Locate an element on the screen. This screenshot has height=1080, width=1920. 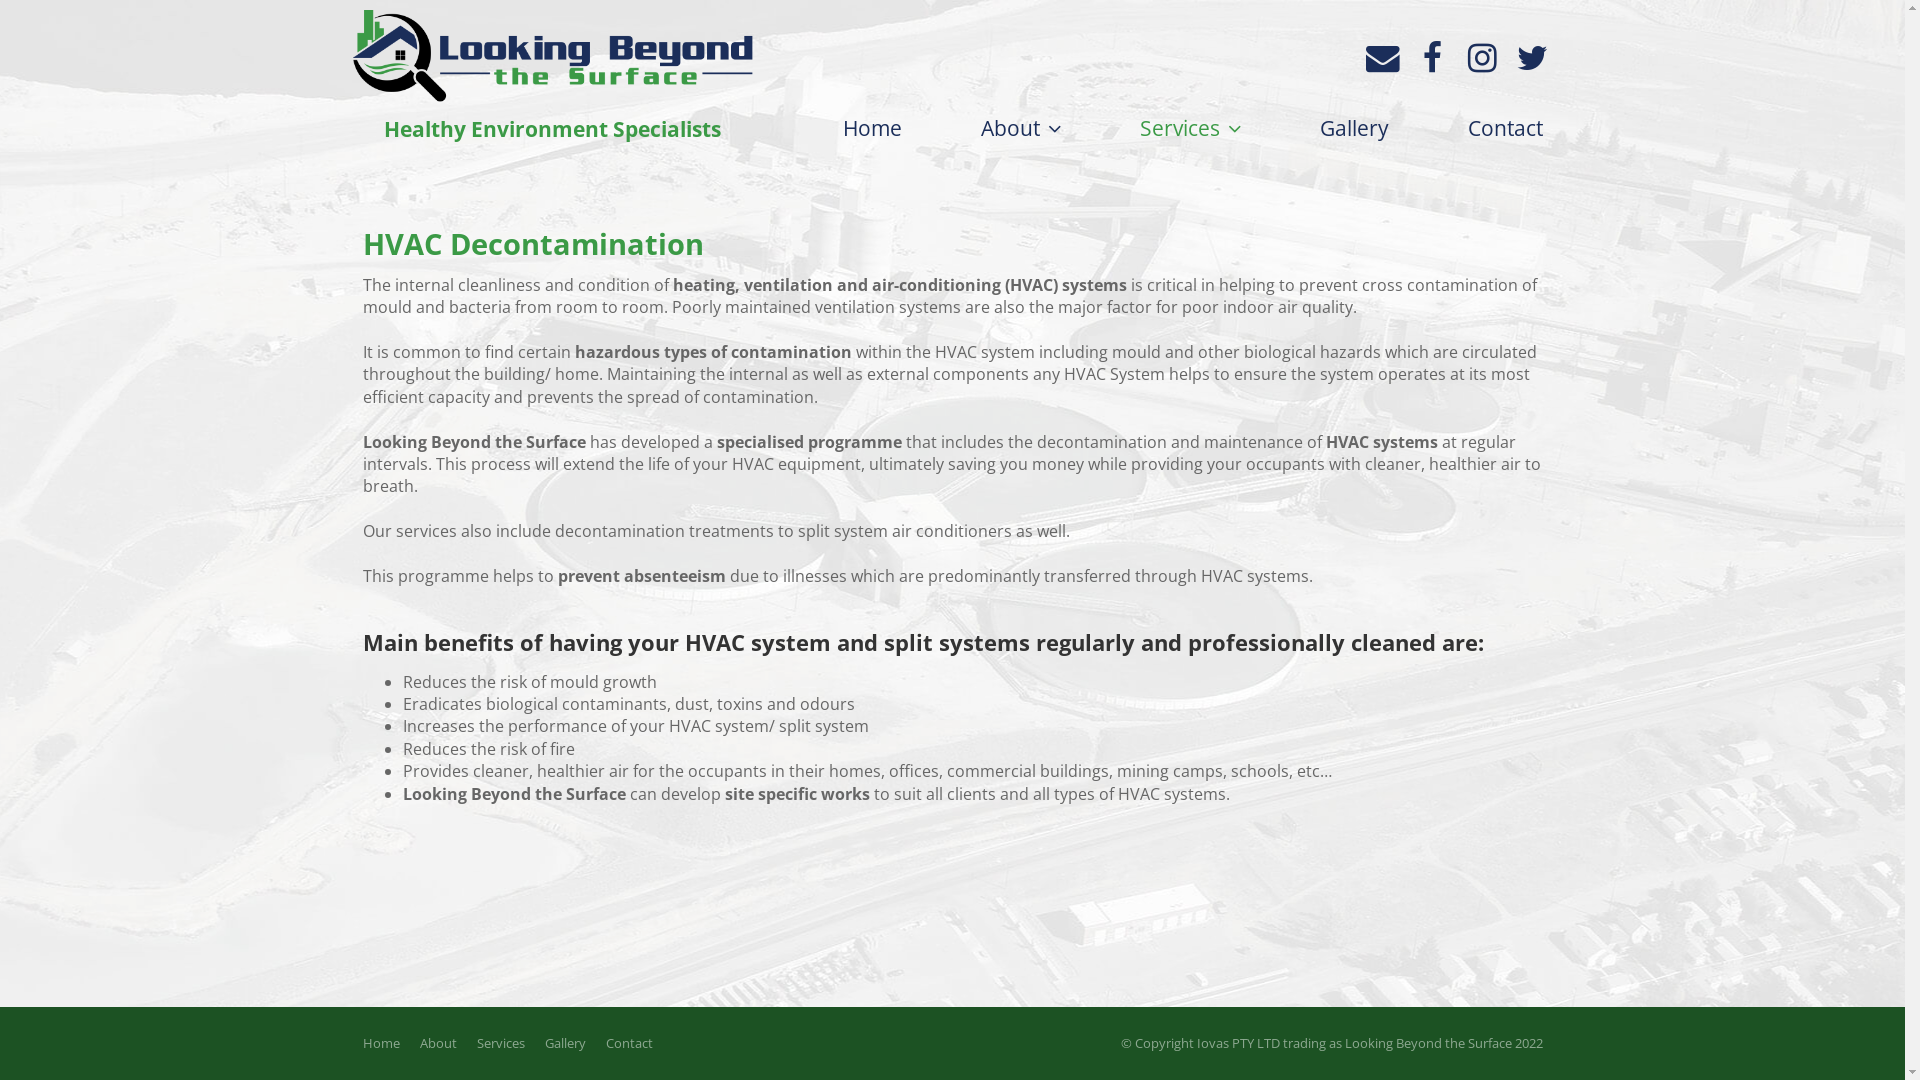
'About' is located at coordinates (1019, 128).